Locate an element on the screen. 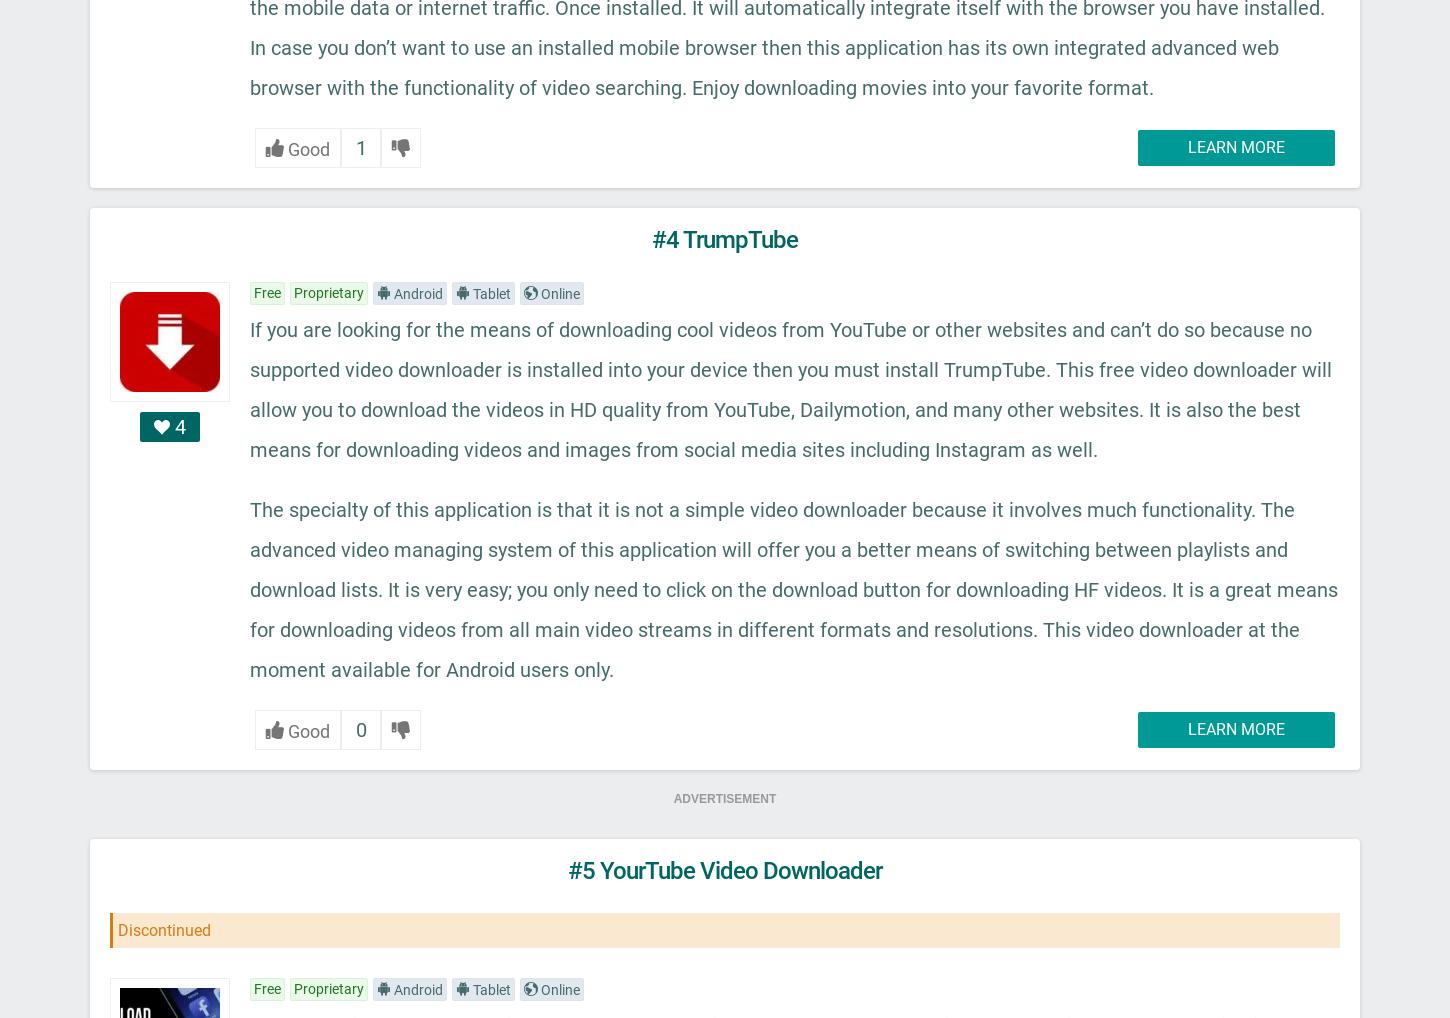 The height and width of the screenshot is (1018, 1450). 'If you are looking for the means of downloading cool videos from YouTube or other websites and can’t do so because no supported video downloader is installed into your device then you must install TrumpTube. This free video downloader will allow you to download the videos in HD quality from YouTube, Dailymotion, and many other websites. It is also the best means for downloading videos and images from social media sites including Instagram as well.' is located at coordinates (790, 388).